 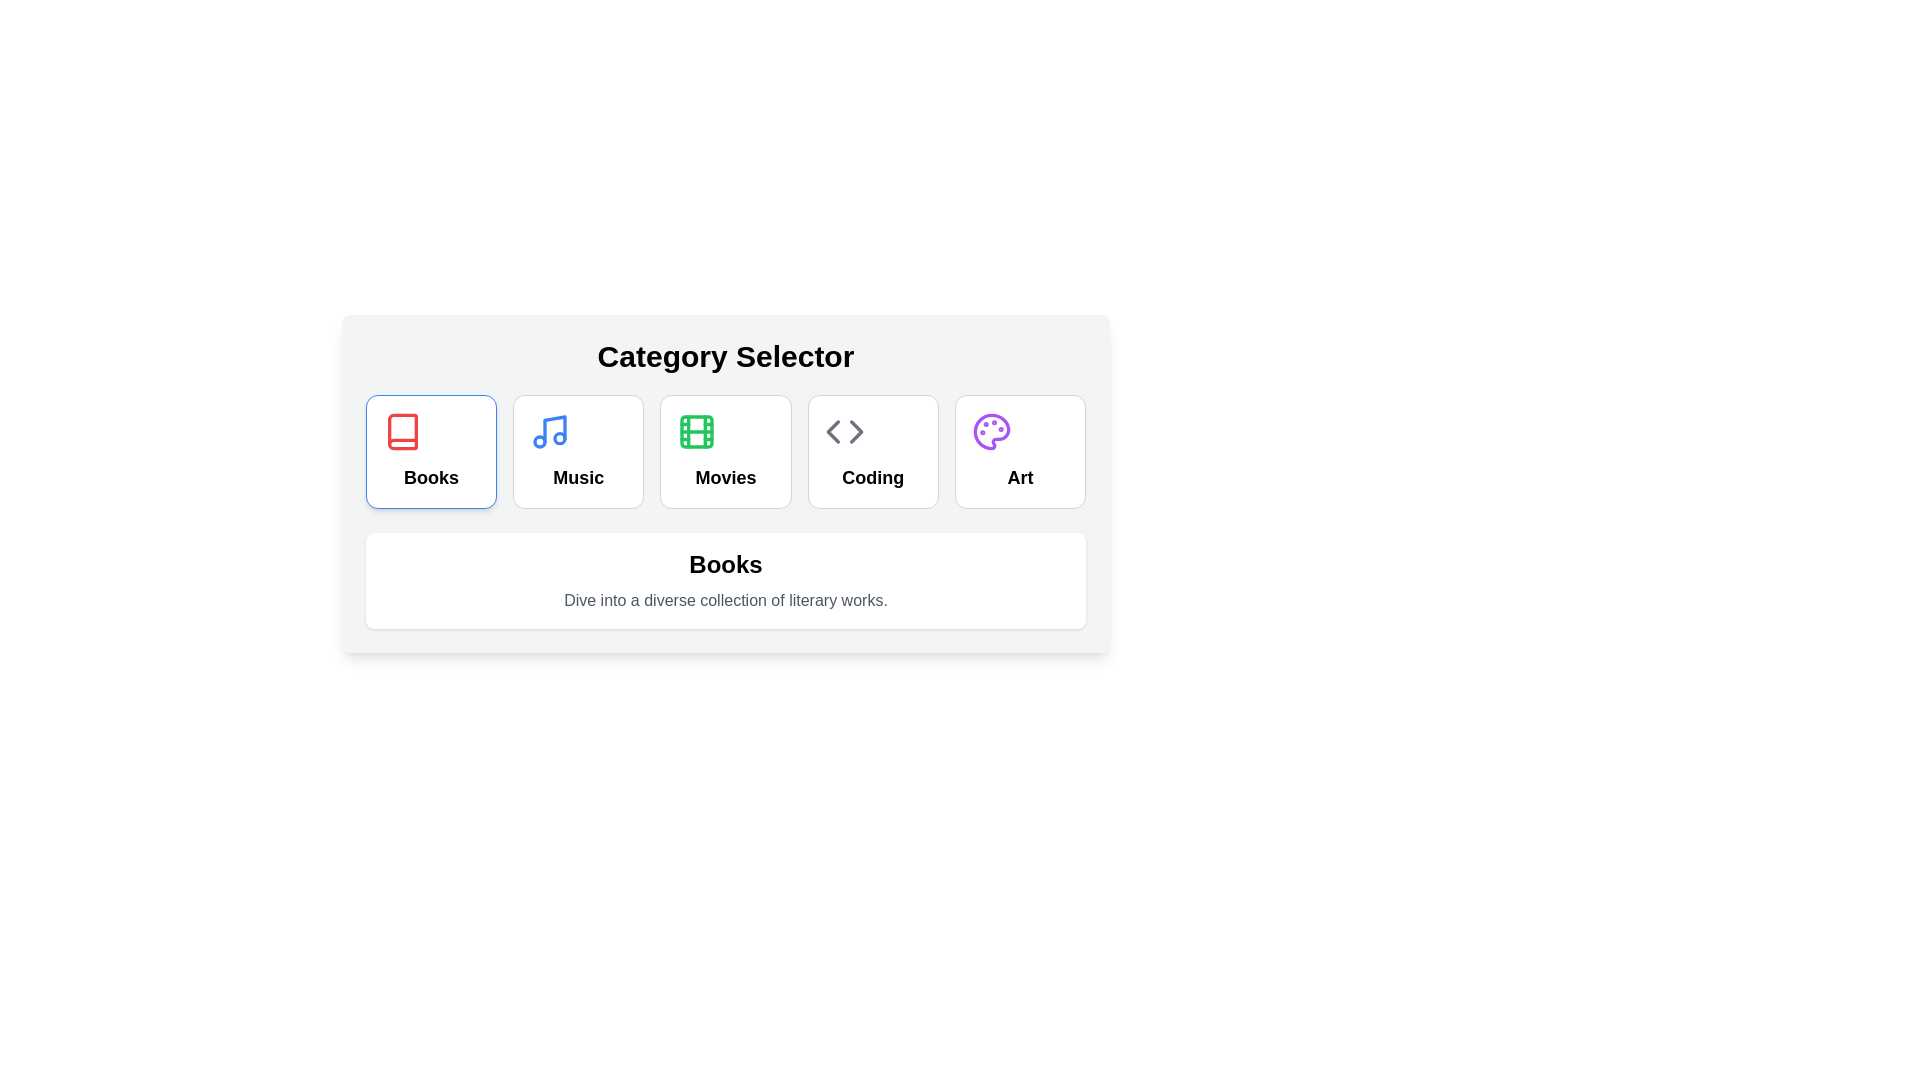 I want to click on the red book icon located in the top-left corner of the 'Books' button in the horizontal menu under 'Category Selector', so click(x=402, y=431).